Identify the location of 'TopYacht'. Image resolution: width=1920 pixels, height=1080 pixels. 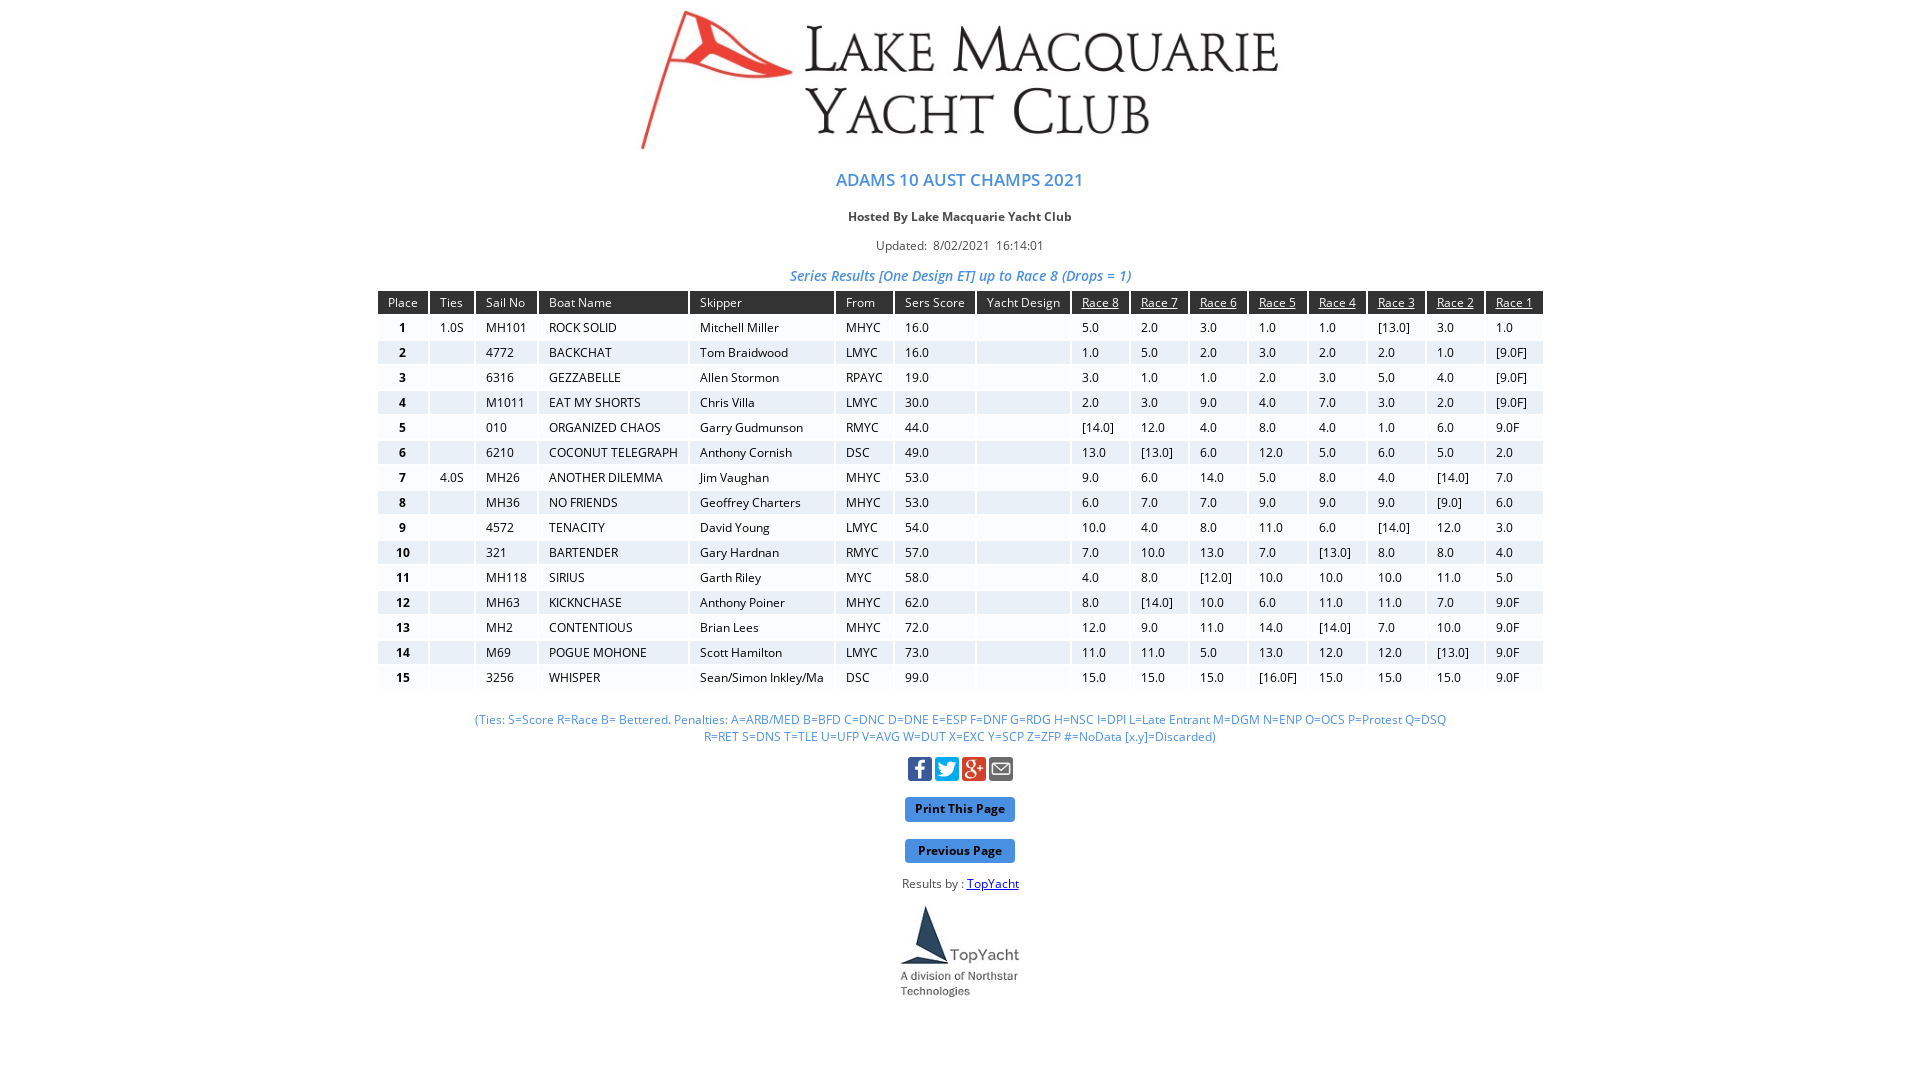
(992, 882).